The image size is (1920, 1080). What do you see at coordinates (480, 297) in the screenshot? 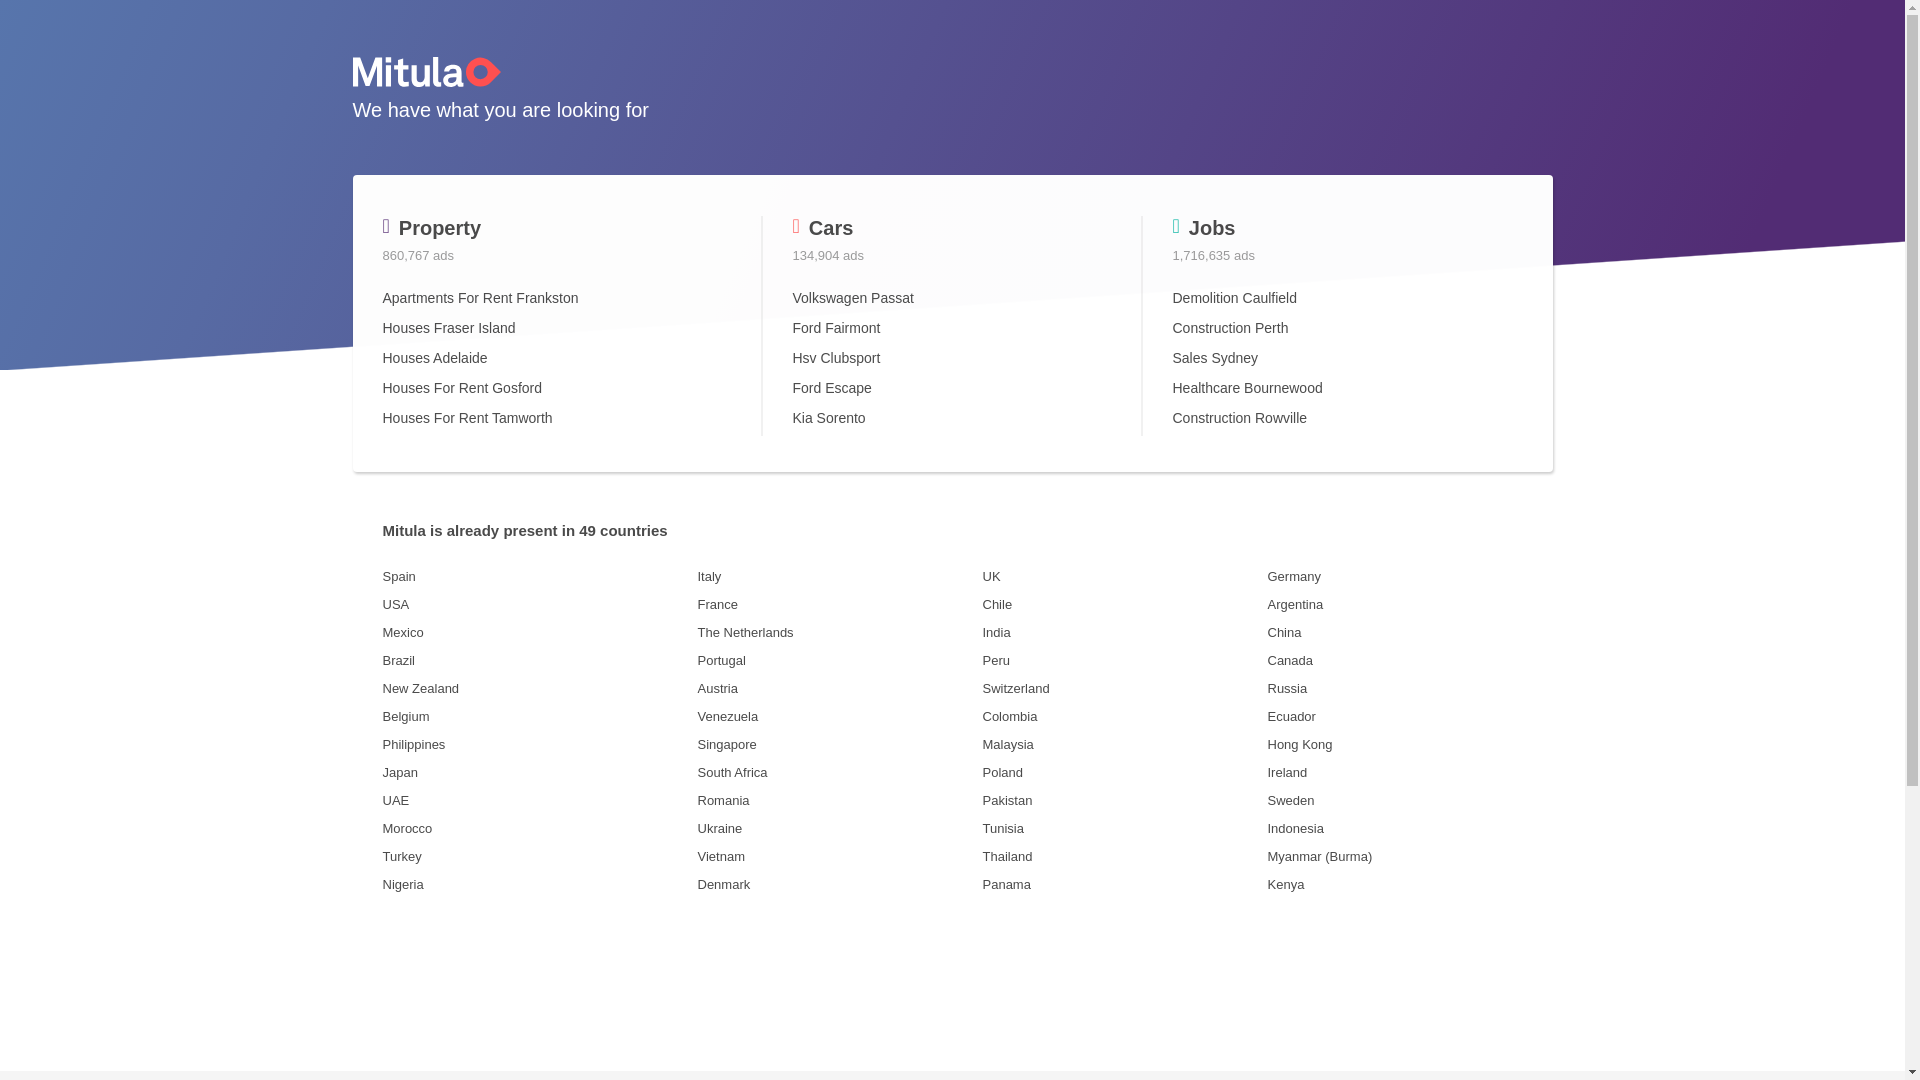
I see `'Apartments For Rent Frankston'` at bounding box center [480, 297].